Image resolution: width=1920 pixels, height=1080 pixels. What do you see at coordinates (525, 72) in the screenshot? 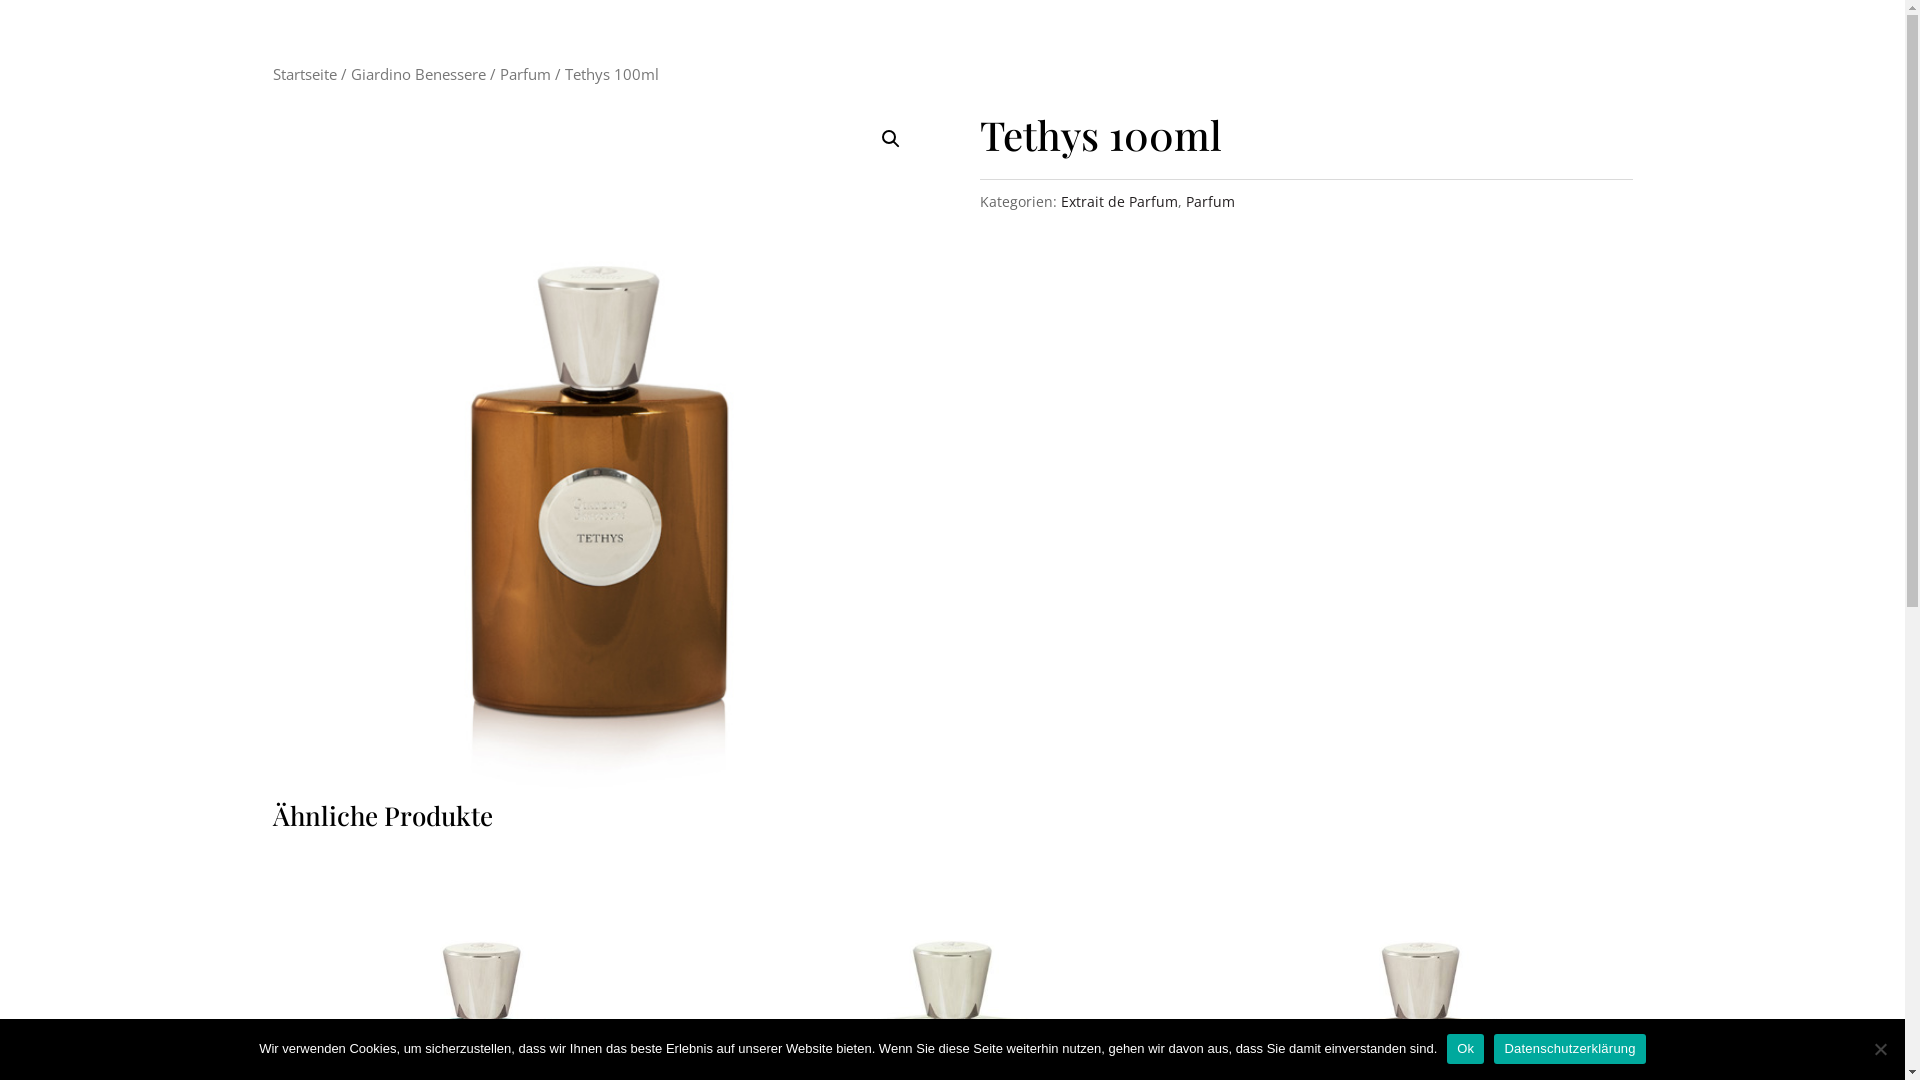
I see `'Parfum'` at bounding box center [525, 72].